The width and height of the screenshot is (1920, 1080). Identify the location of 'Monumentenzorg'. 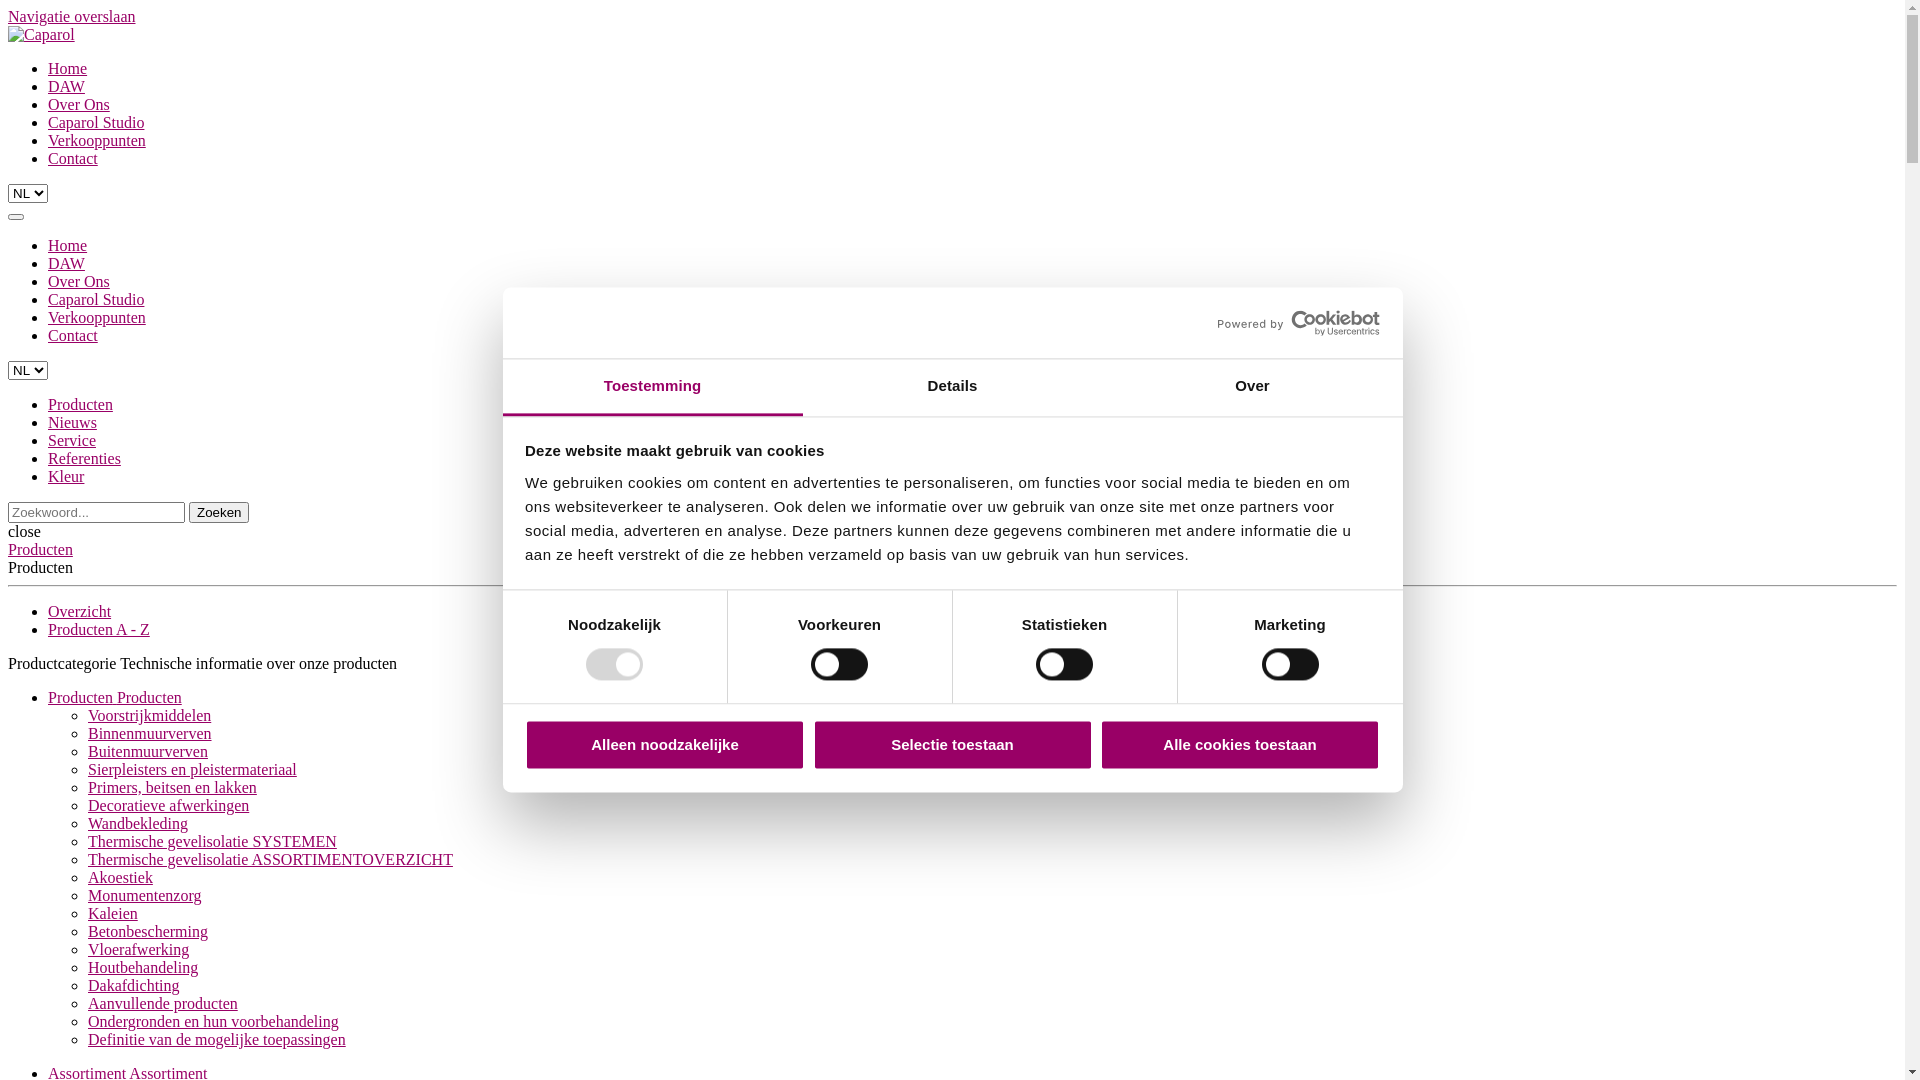
(143, 894).